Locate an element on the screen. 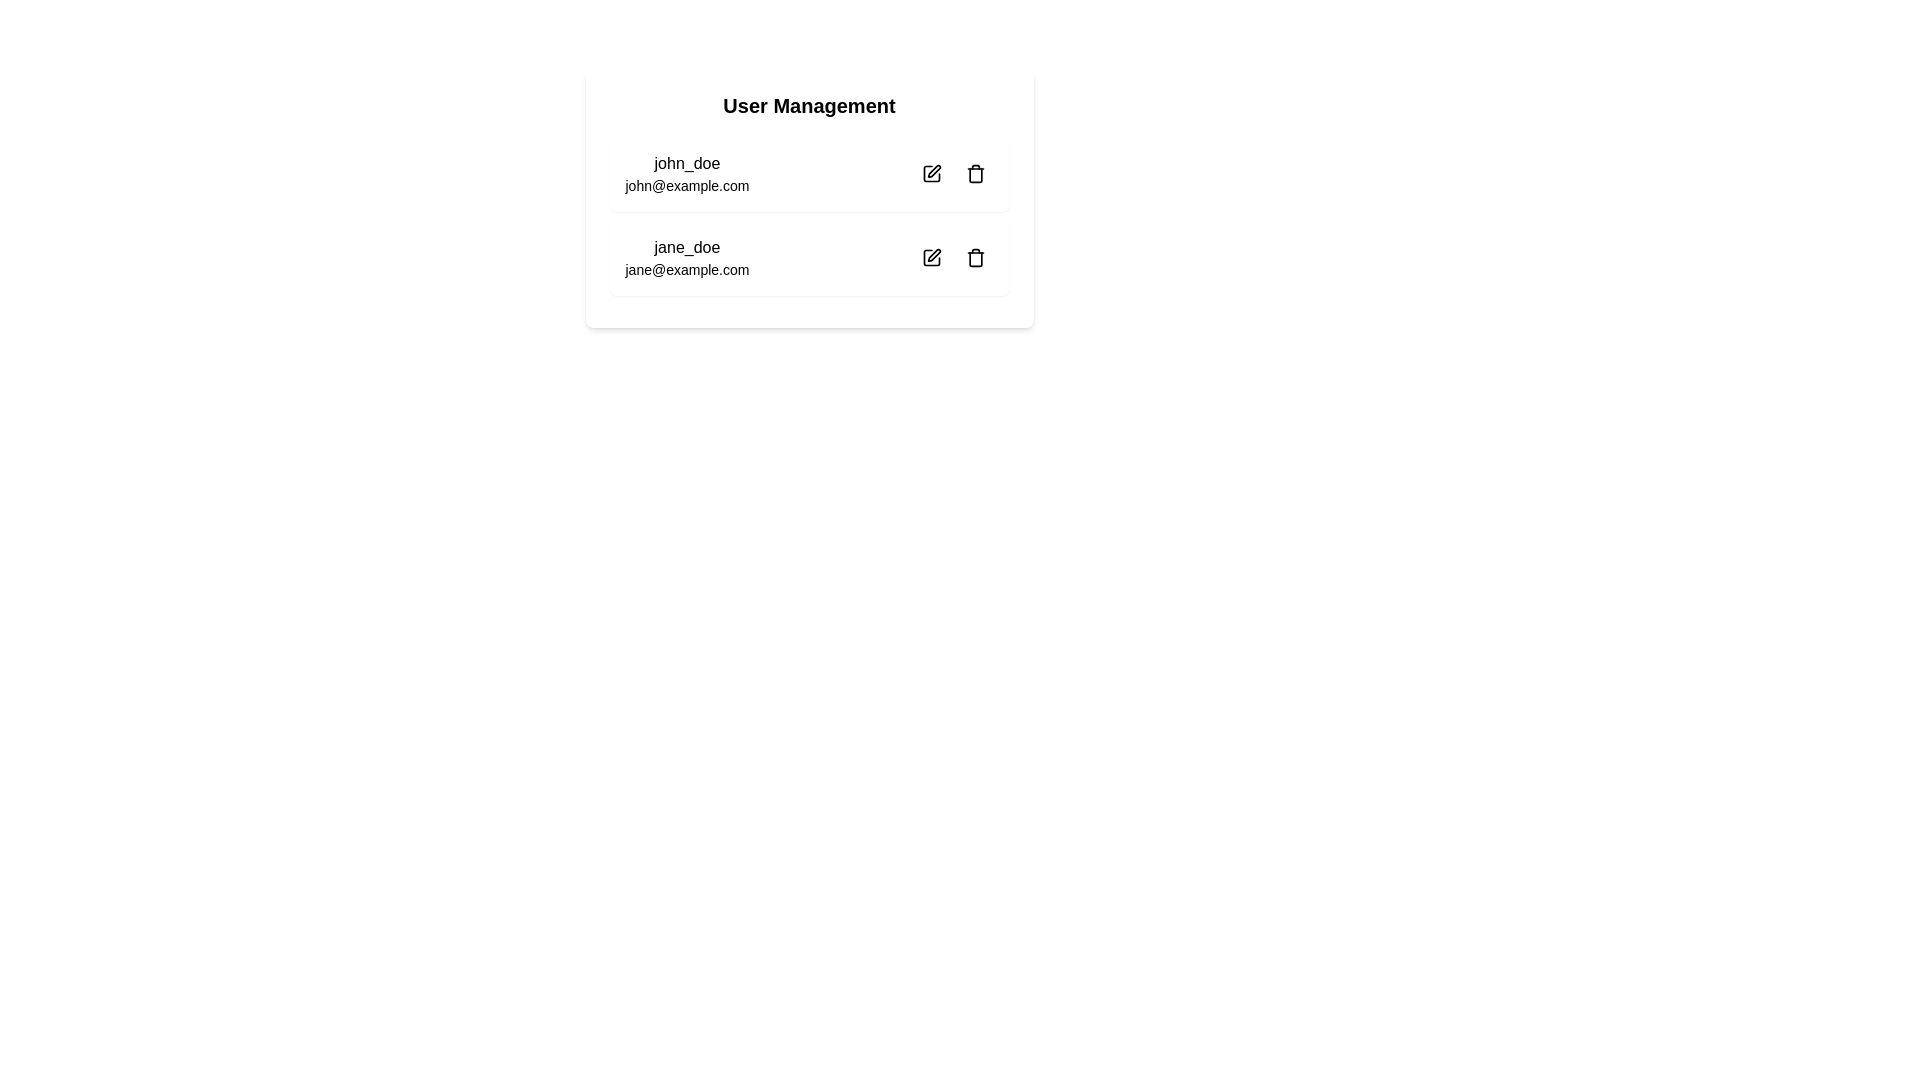 The width and height of the screenshot is (1920, 1080). the edit button located in the top-right corner of the row for 'john_doe' in the 'User Management' interface to trigger a tooltip or hover effect is located at coordinates (930, 172).